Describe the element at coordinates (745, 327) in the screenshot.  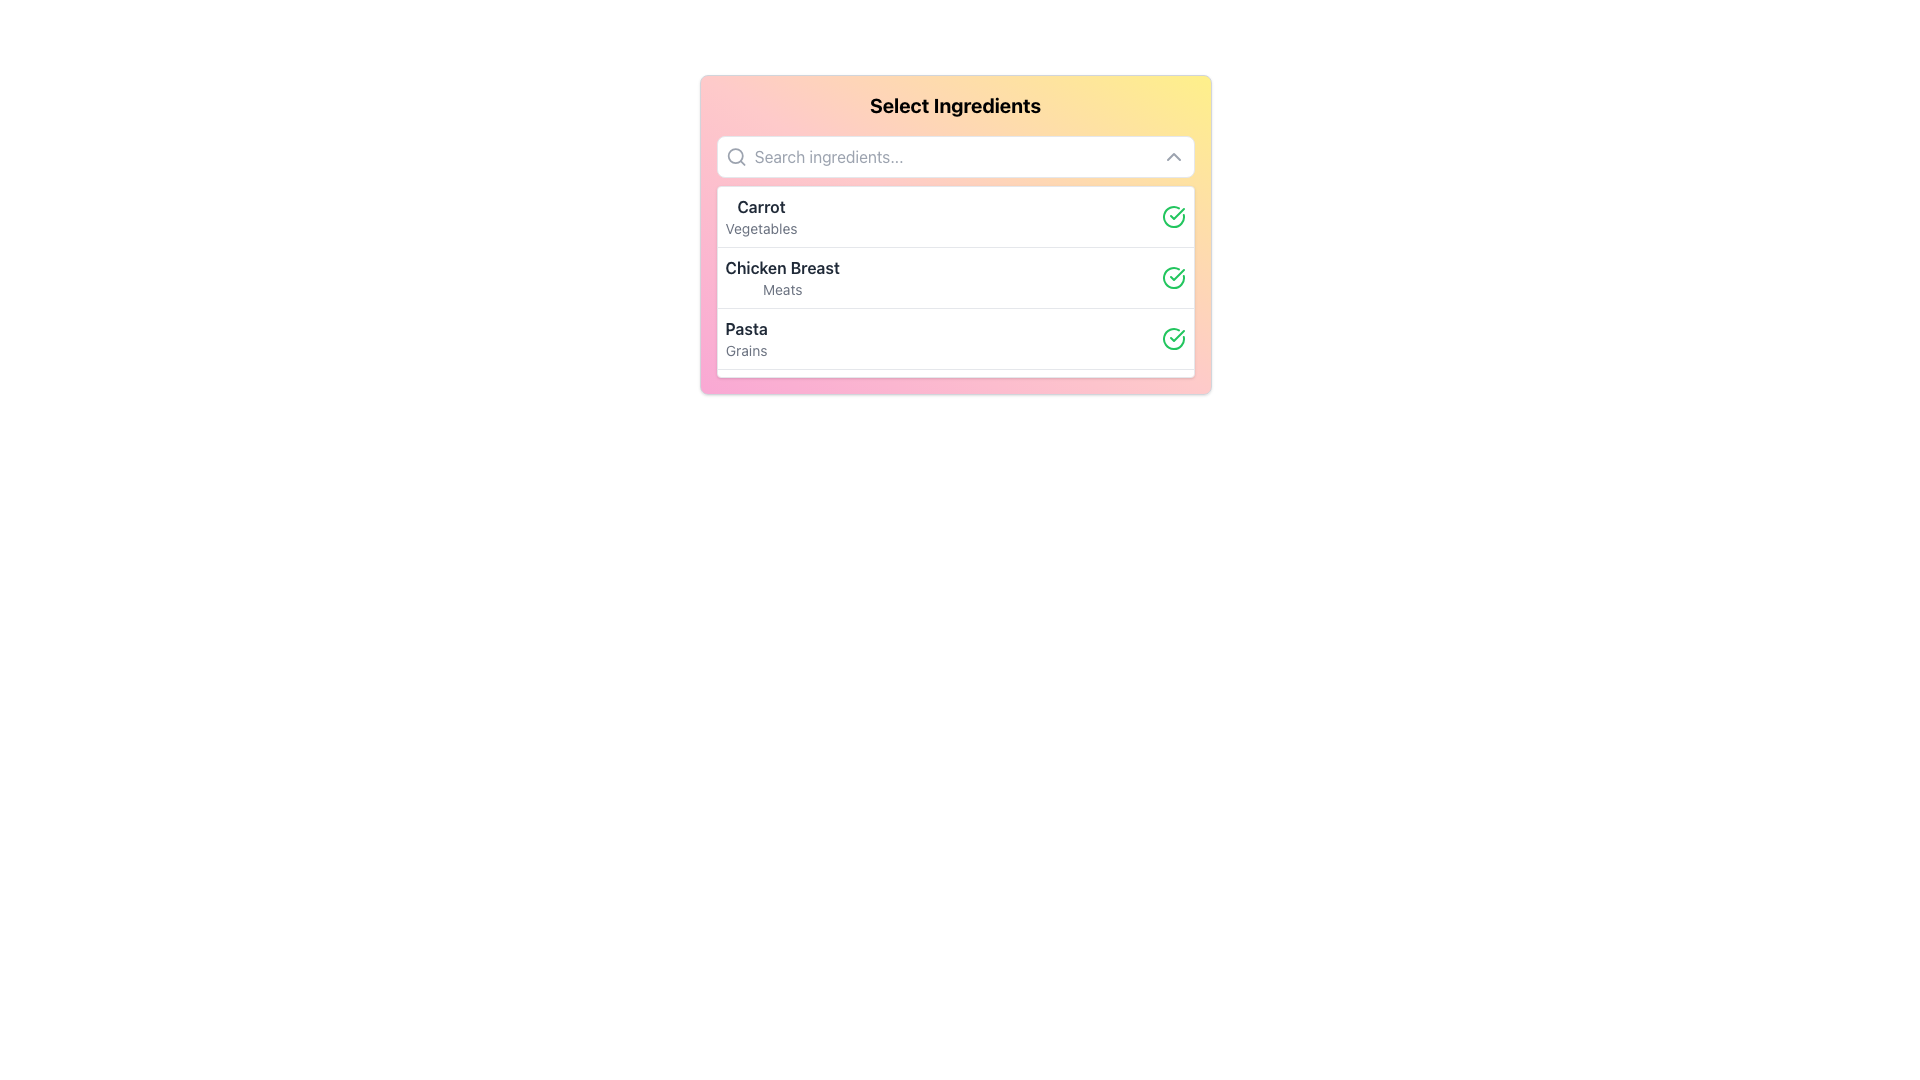
I see `the ingredient name` at that location.